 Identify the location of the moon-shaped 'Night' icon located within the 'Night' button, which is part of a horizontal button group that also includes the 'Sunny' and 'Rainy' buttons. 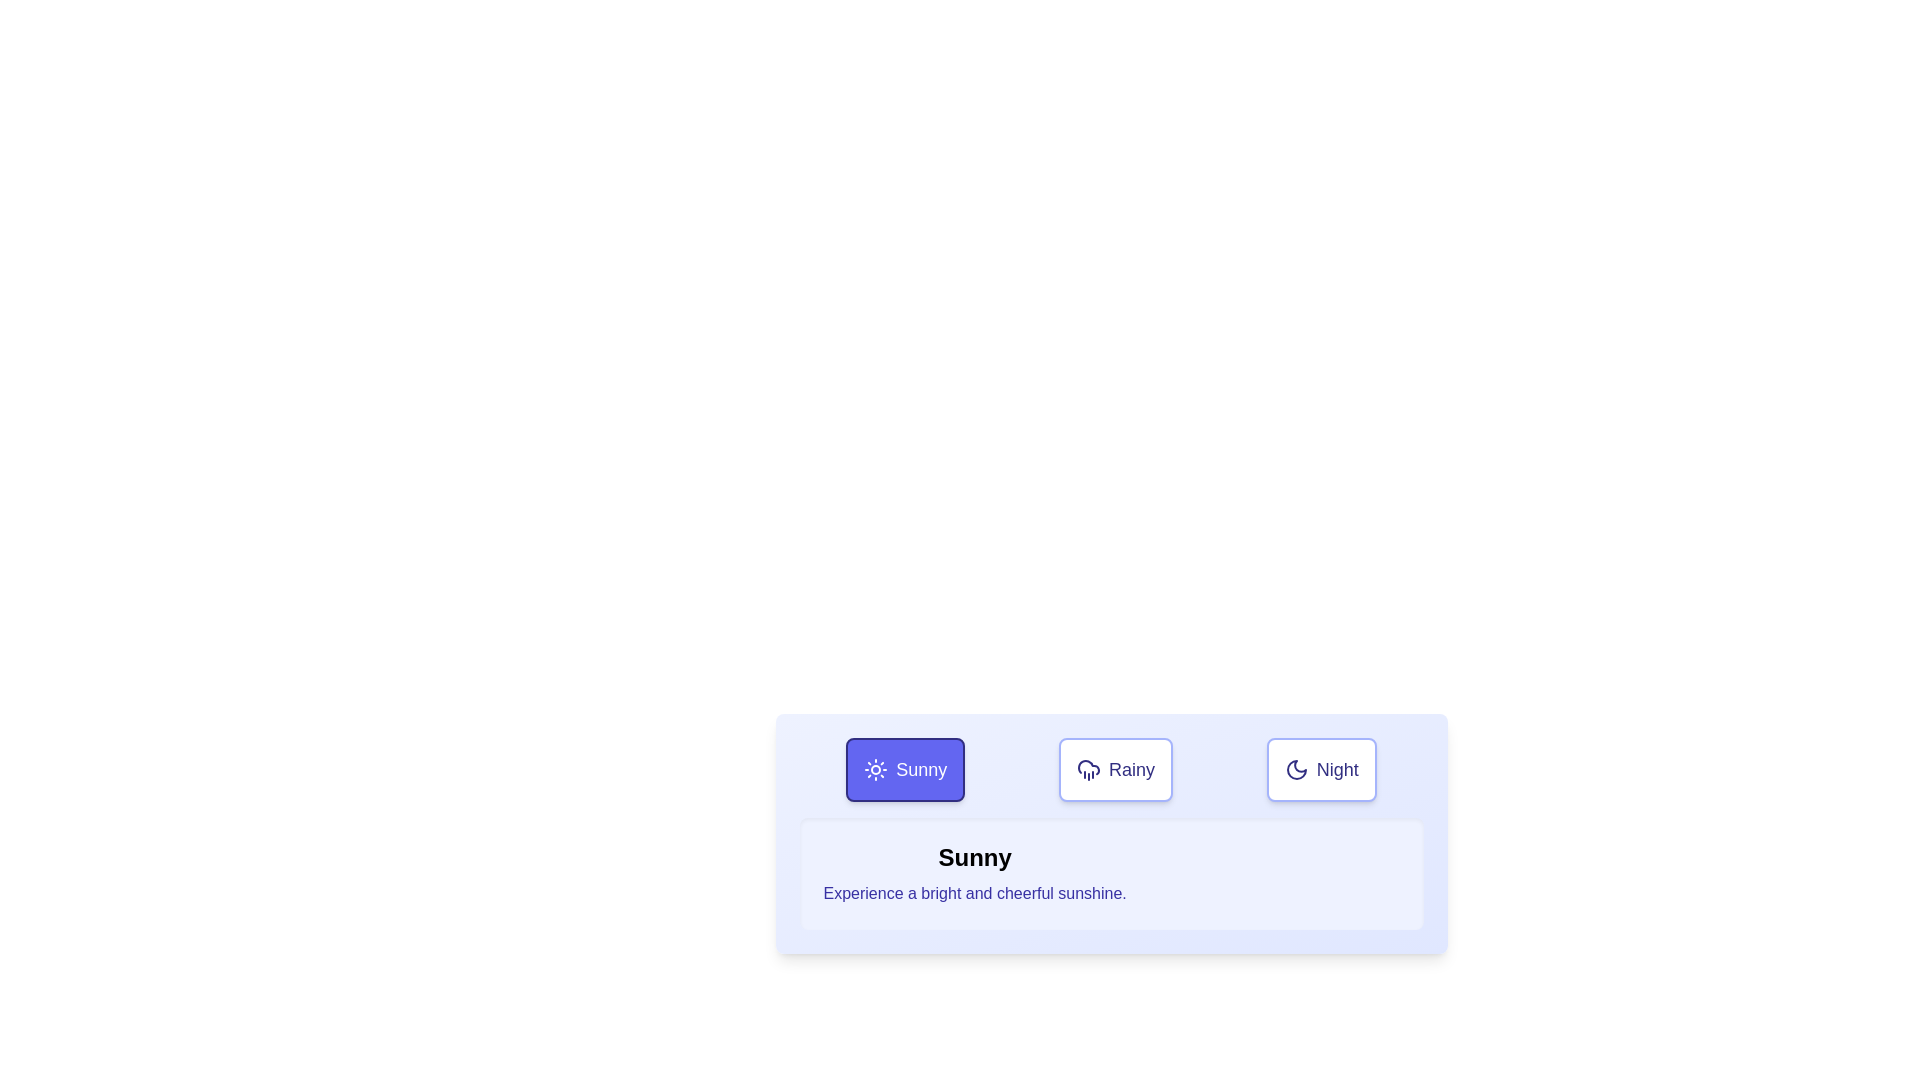
(1296, 769).